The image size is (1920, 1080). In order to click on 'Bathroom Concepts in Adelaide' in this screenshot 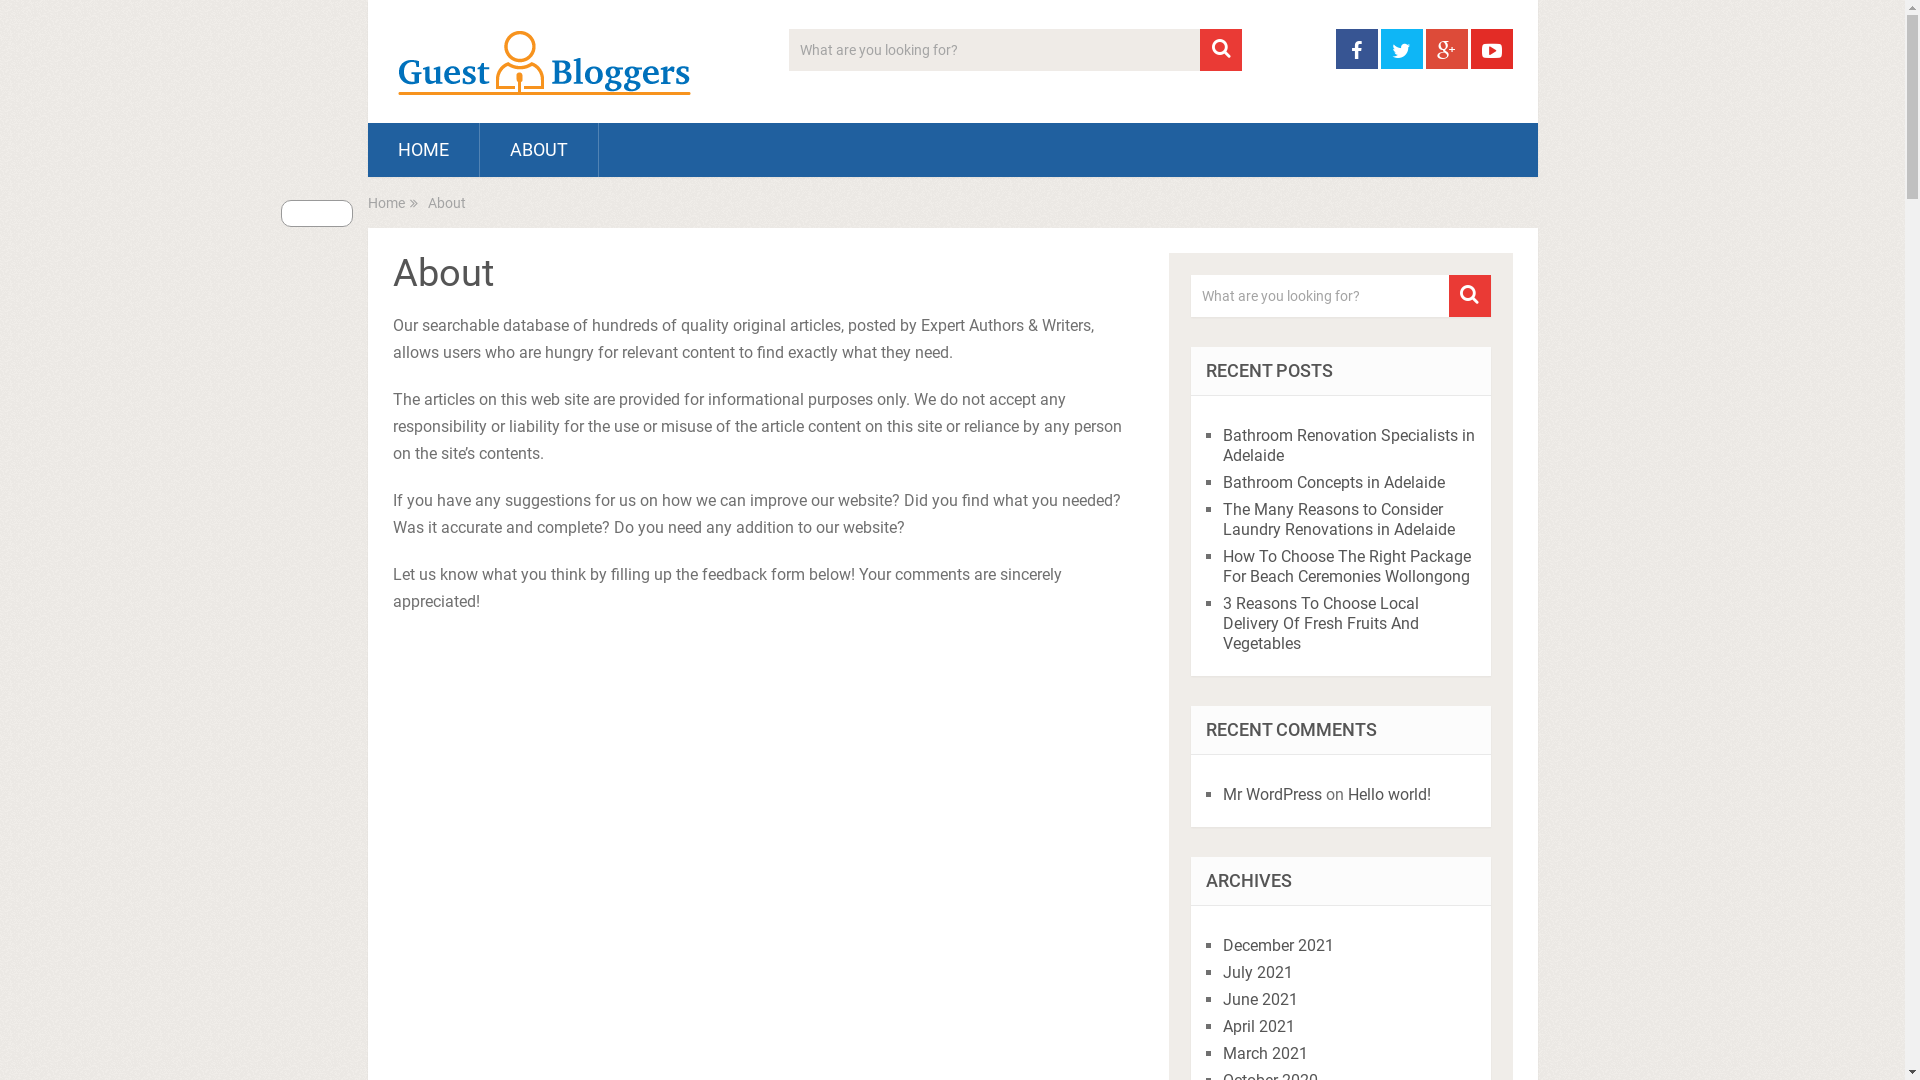, I will do `click(1334, 482)`.